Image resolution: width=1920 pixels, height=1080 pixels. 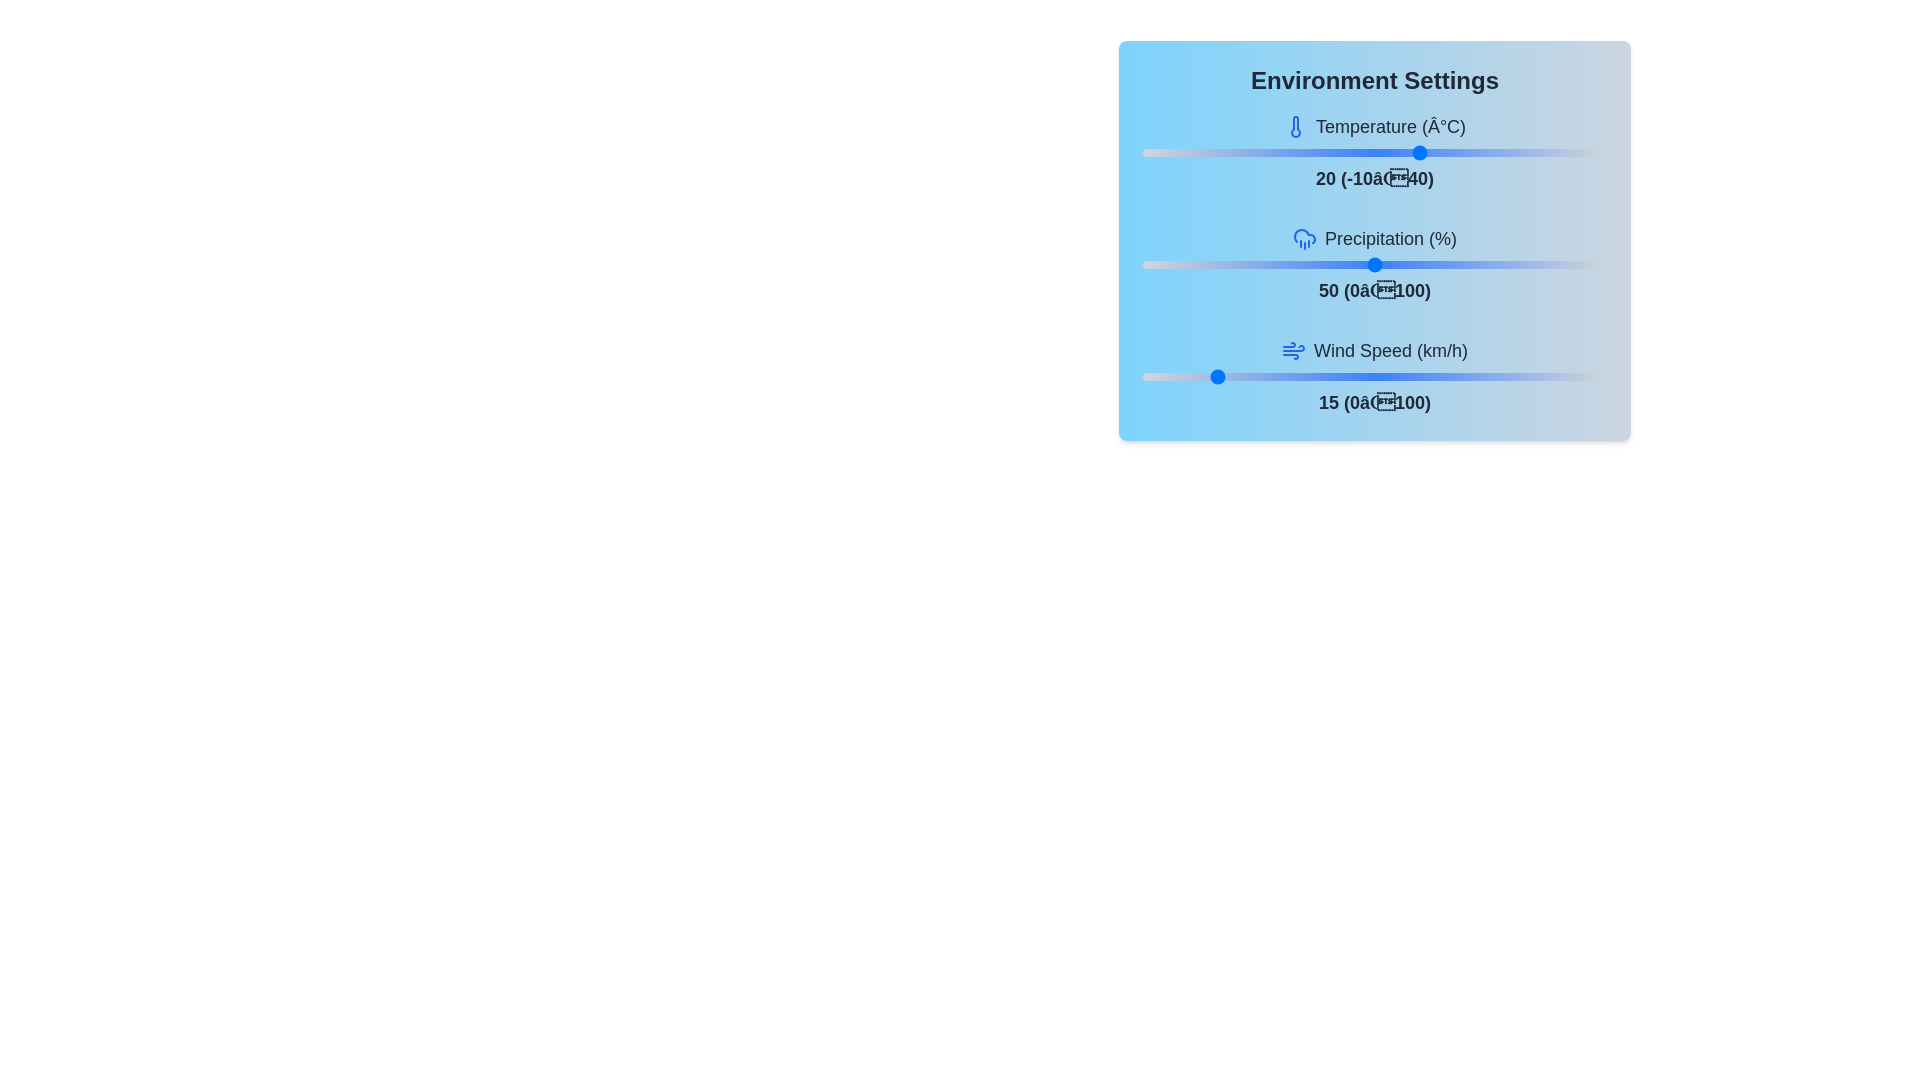 I want to click on value displayed in the text label showing '50 (0–100)', which is styled in bold and dark gray, positioned below the precipitation settings range slider, so click(x=1373, y=290).